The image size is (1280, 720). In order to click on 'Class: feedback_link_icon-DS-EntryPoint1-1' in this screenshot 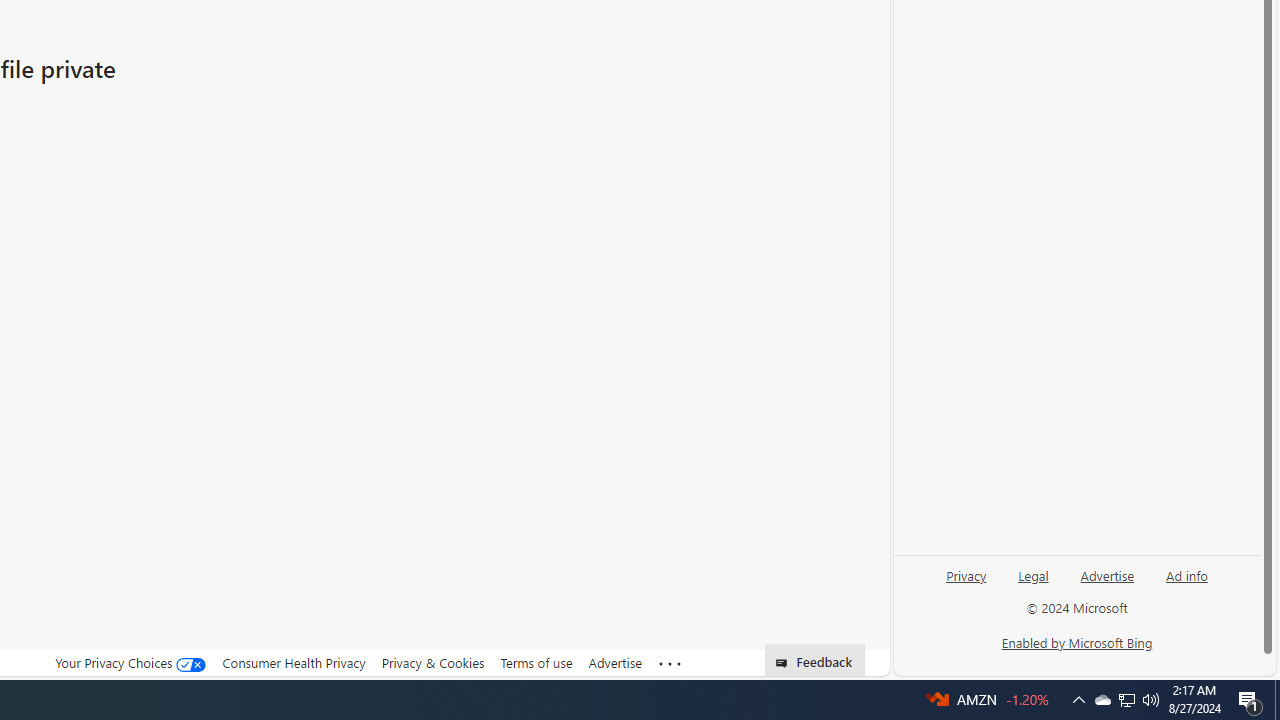, I will do `click(784, 663)`.